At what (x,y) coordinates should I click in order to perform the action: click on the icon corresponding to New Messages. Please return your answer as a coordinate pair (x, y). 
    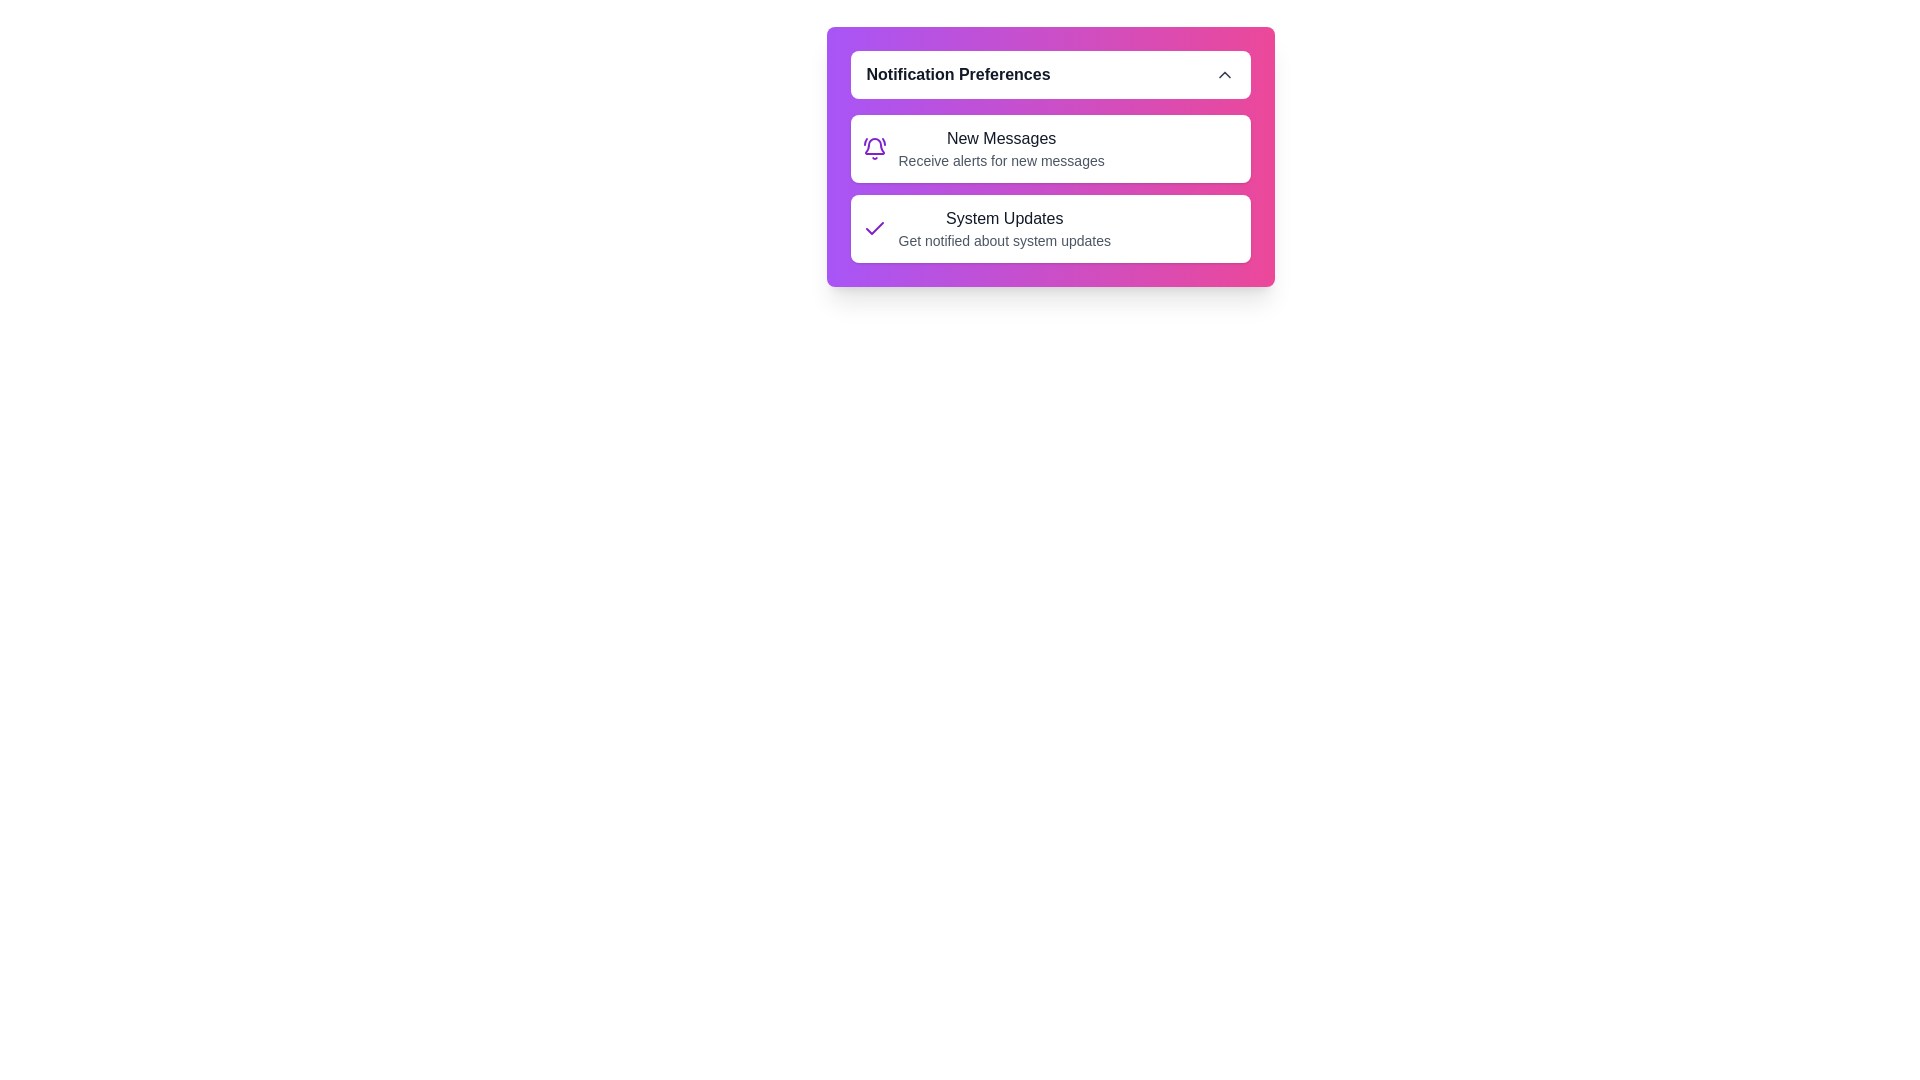
    Looking at the image, I should click on (874, 148).